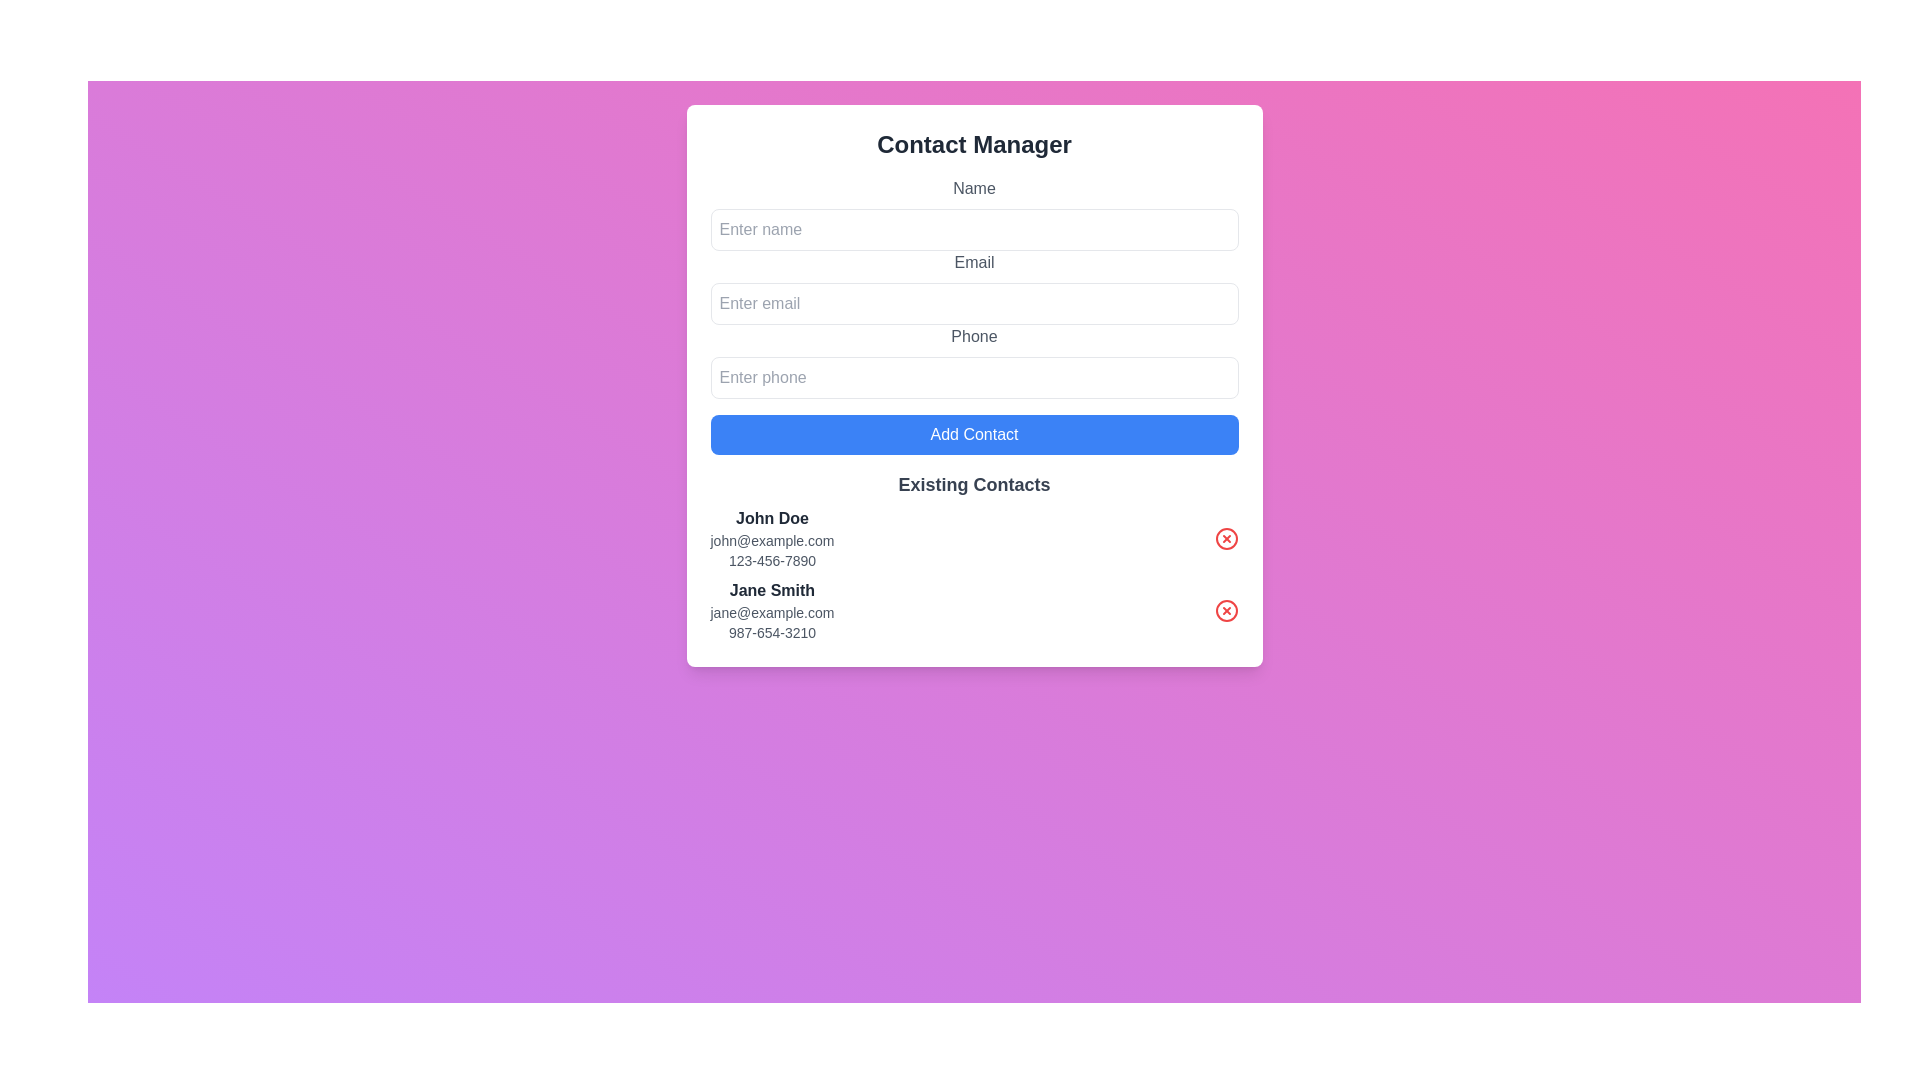 Image resolution: width=1920 pixels, height=1080 pixels. Describe the element at coordinates (974, 189) in the screenshot. I see `the text label displaying 'Name', which is styled in gray and positioned at the top of the form layout above the name input field` at that location.